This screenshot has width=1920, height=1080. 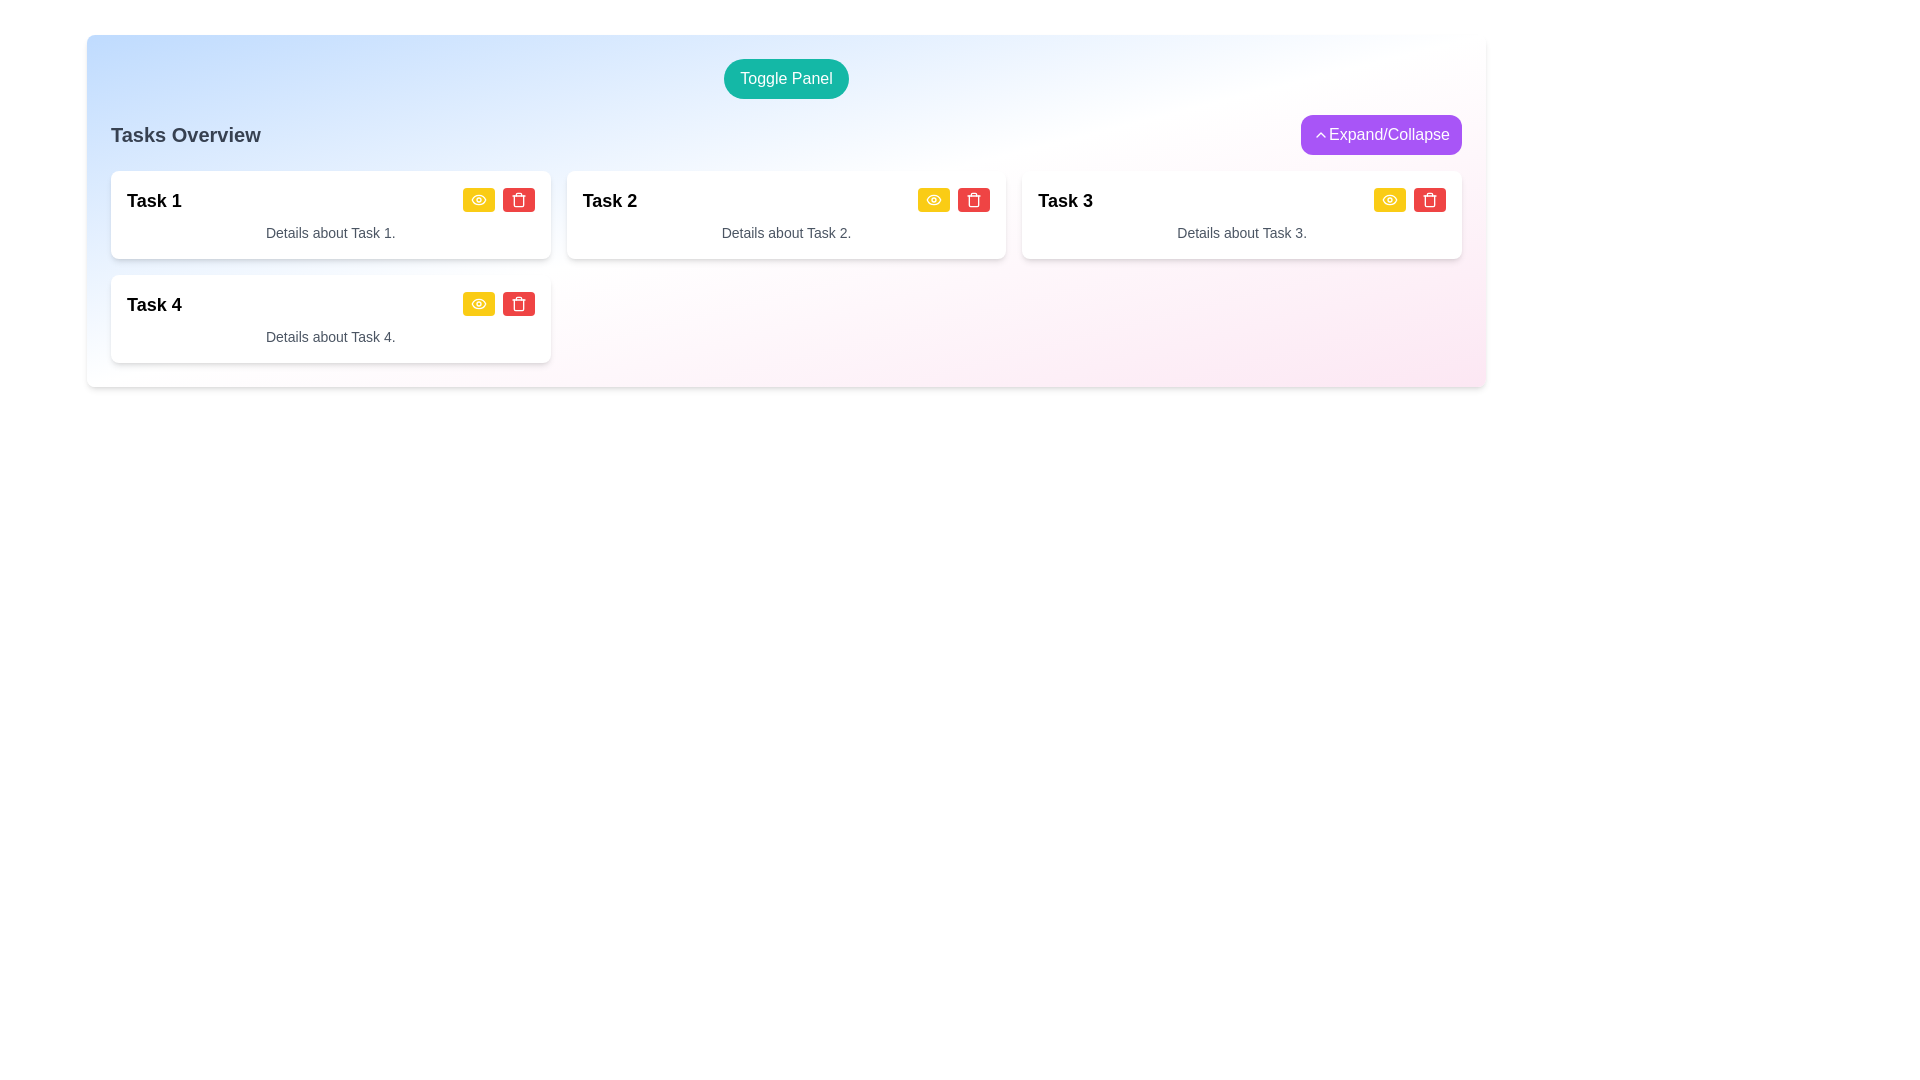 I want to click on the second task card in the task management system, so click(x=785, y=215).